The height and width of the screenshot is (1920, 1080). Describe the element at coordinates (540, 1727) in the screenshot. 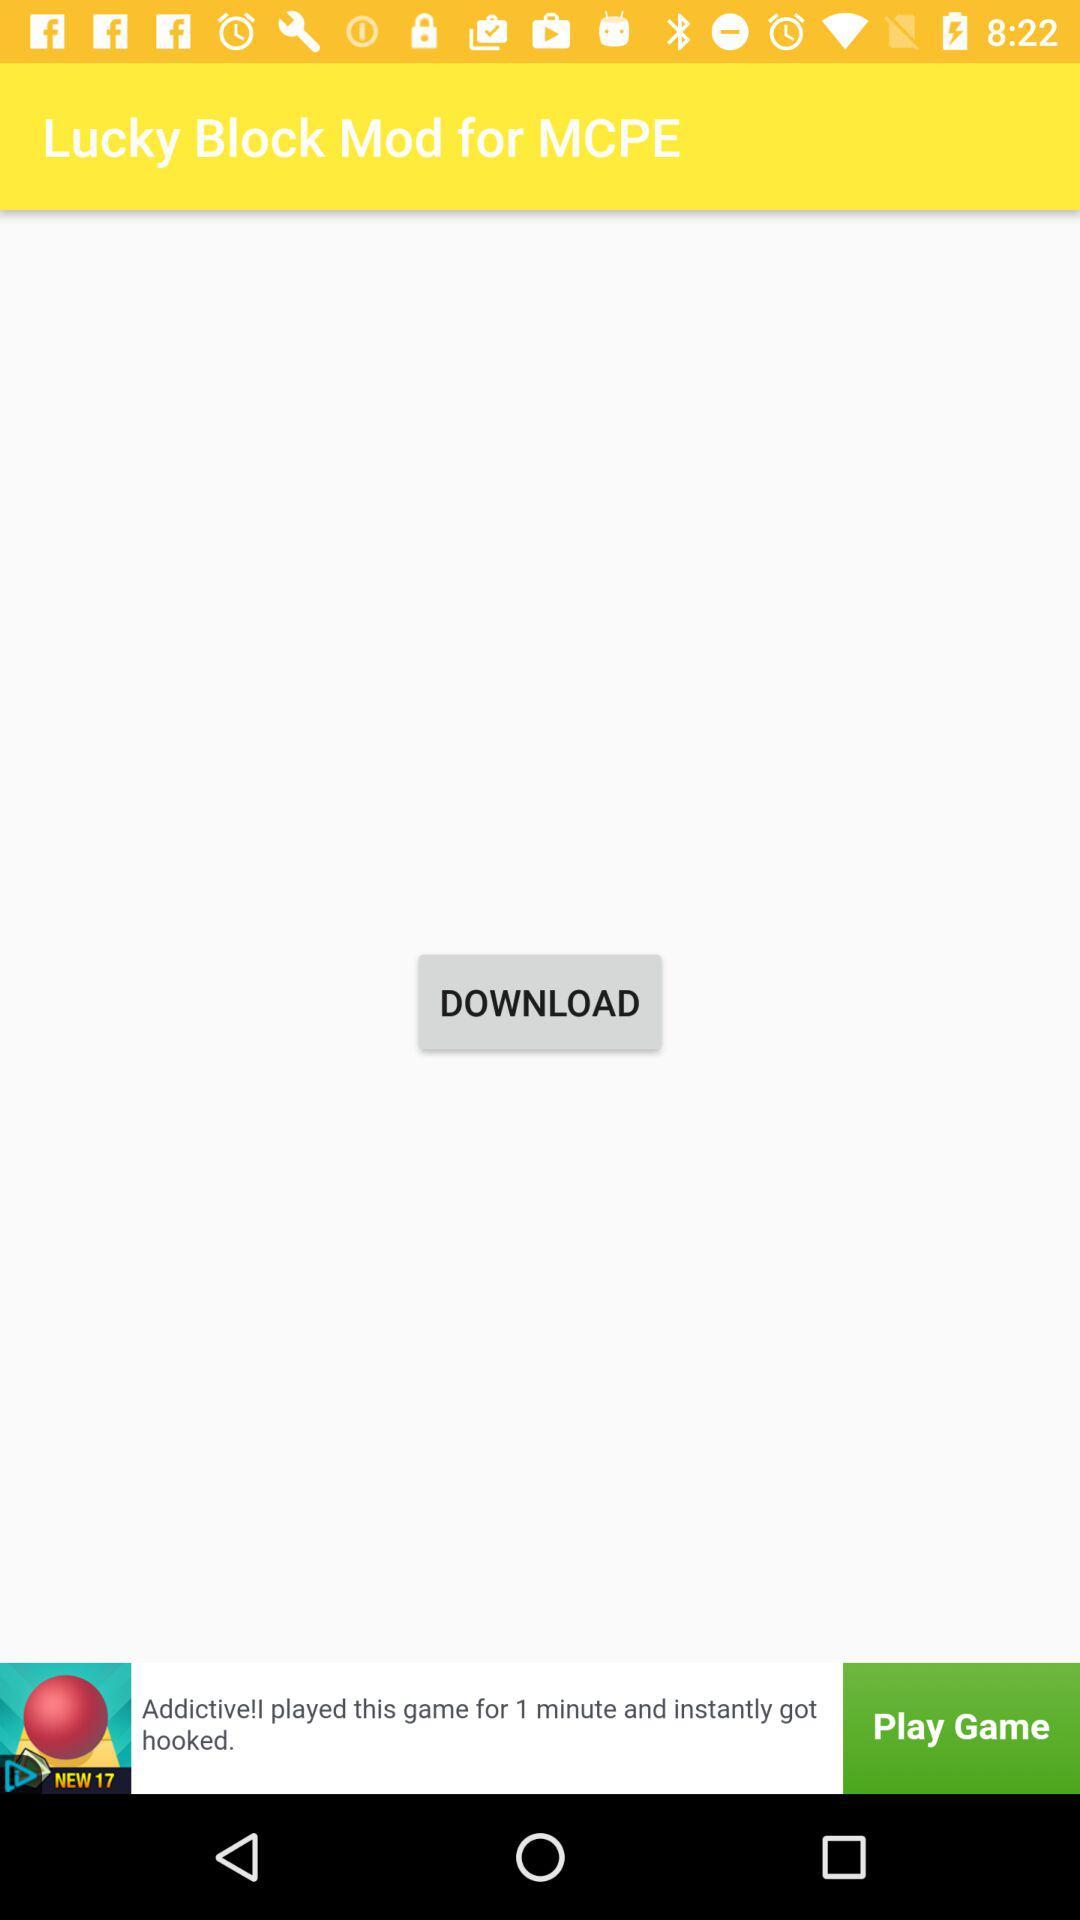

I see `advertisement banner` at that location.